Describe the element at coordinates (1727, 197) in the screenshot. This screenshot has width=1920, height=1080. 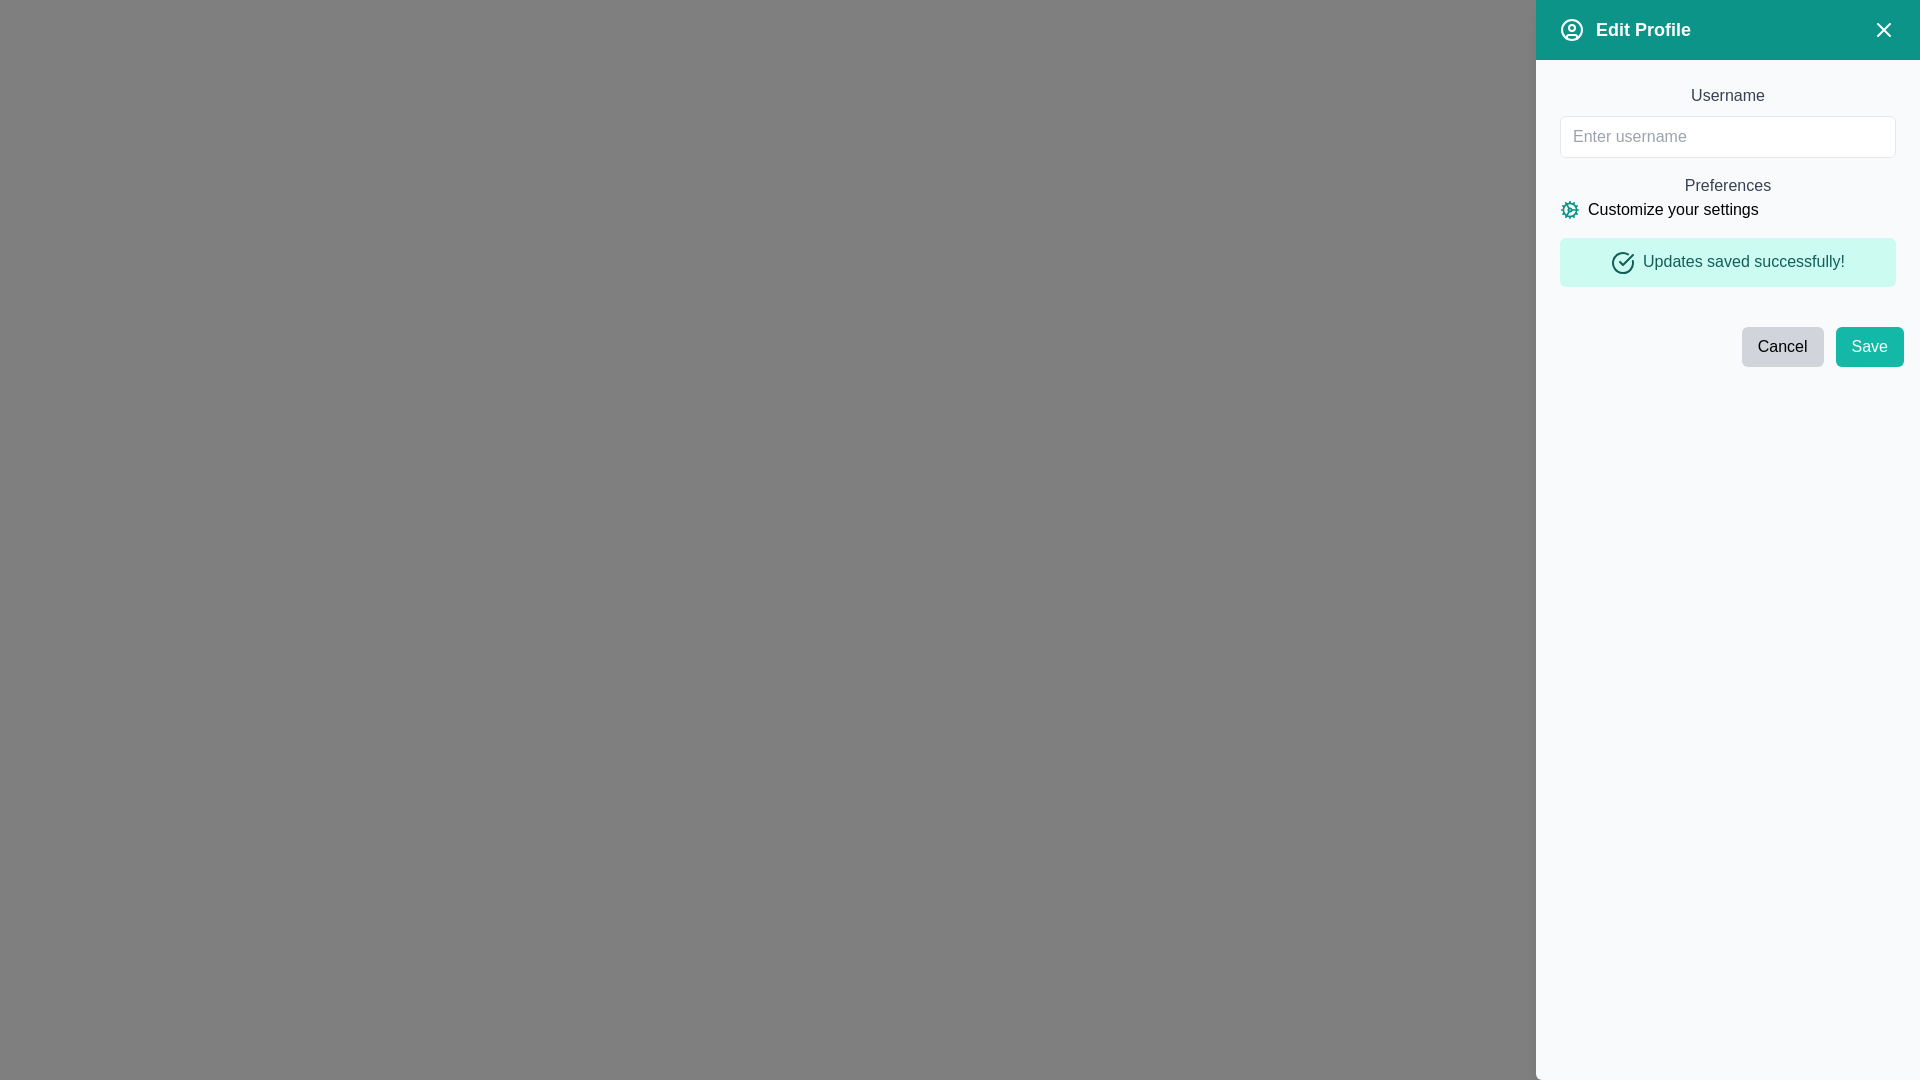
I see `the 'Preferences' text element that features a teal cogwheel icon and is located in the 'Edit Profile' dialog box, positioned between the 'Username' section and the status message 'Updates saved successfully!'` at that location.